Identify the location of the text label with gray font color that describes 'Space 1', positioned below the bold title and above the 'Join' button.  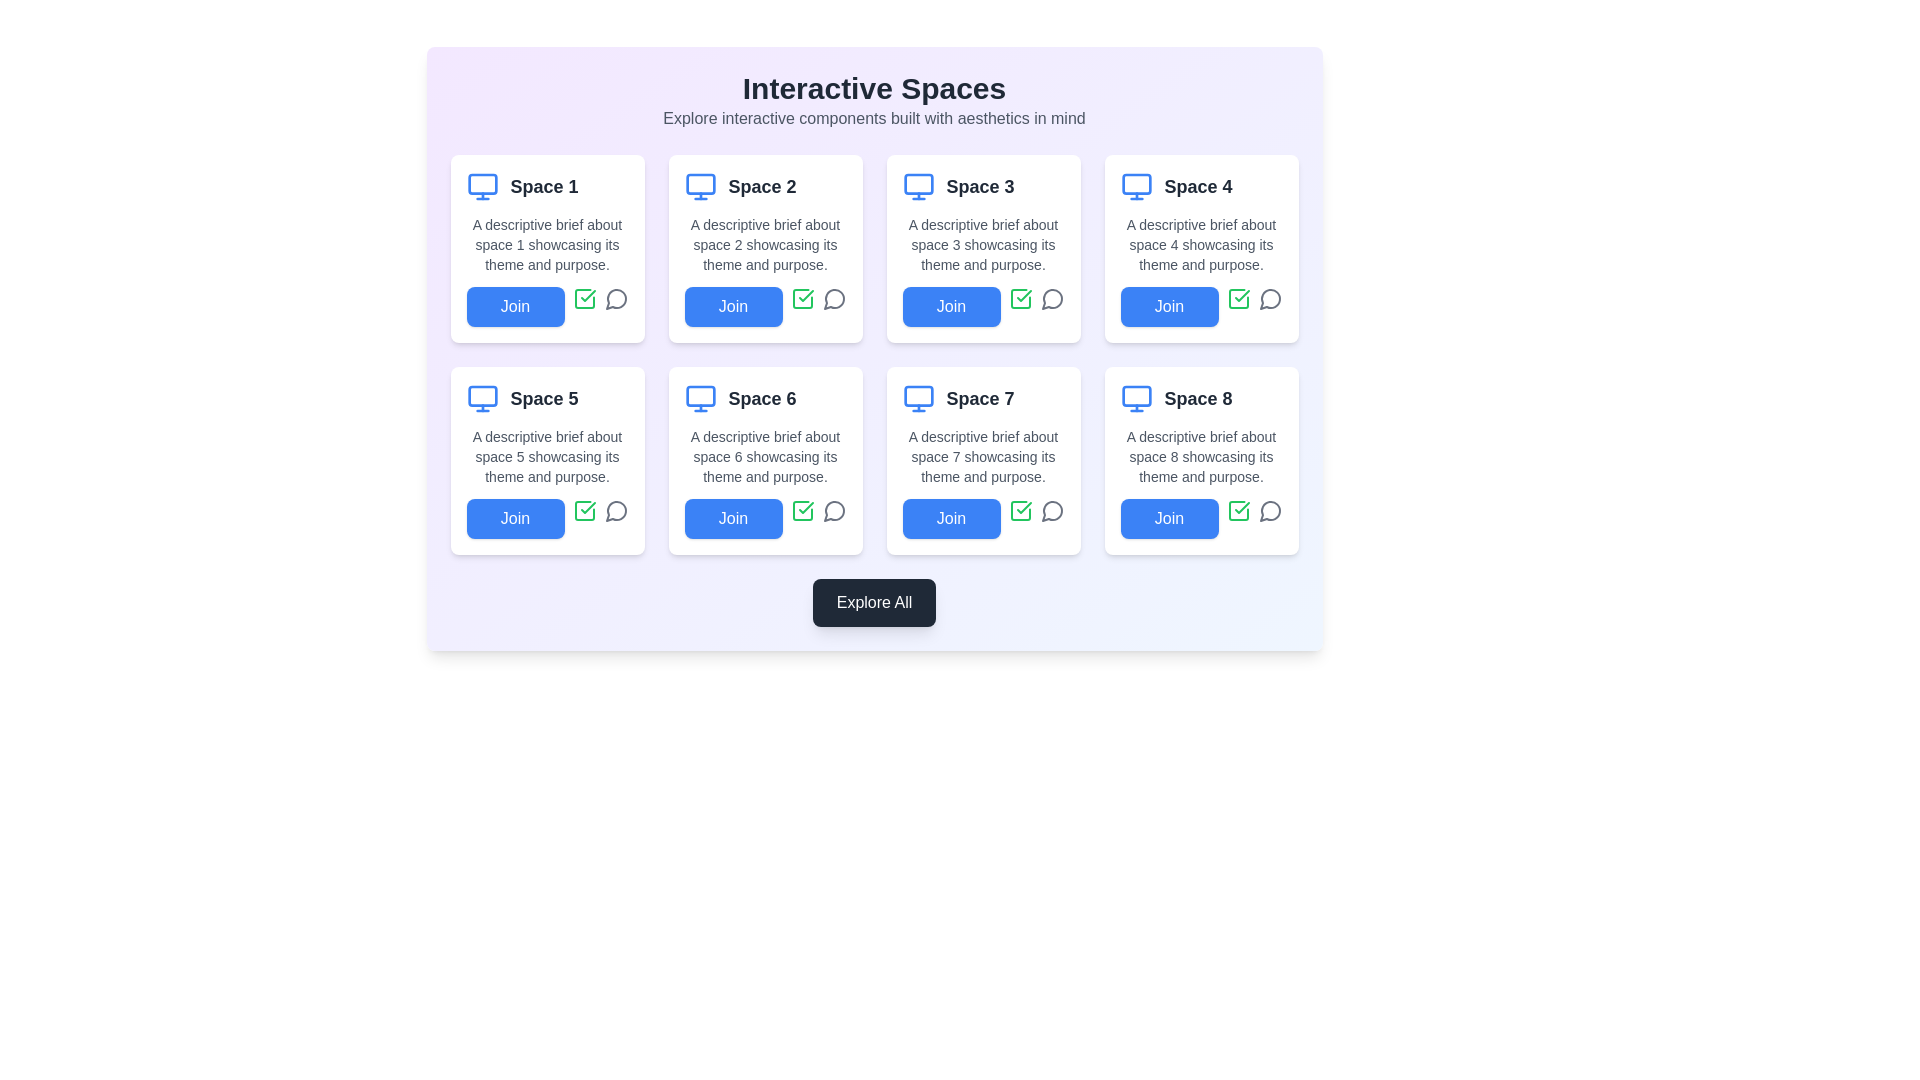
(547, 244).